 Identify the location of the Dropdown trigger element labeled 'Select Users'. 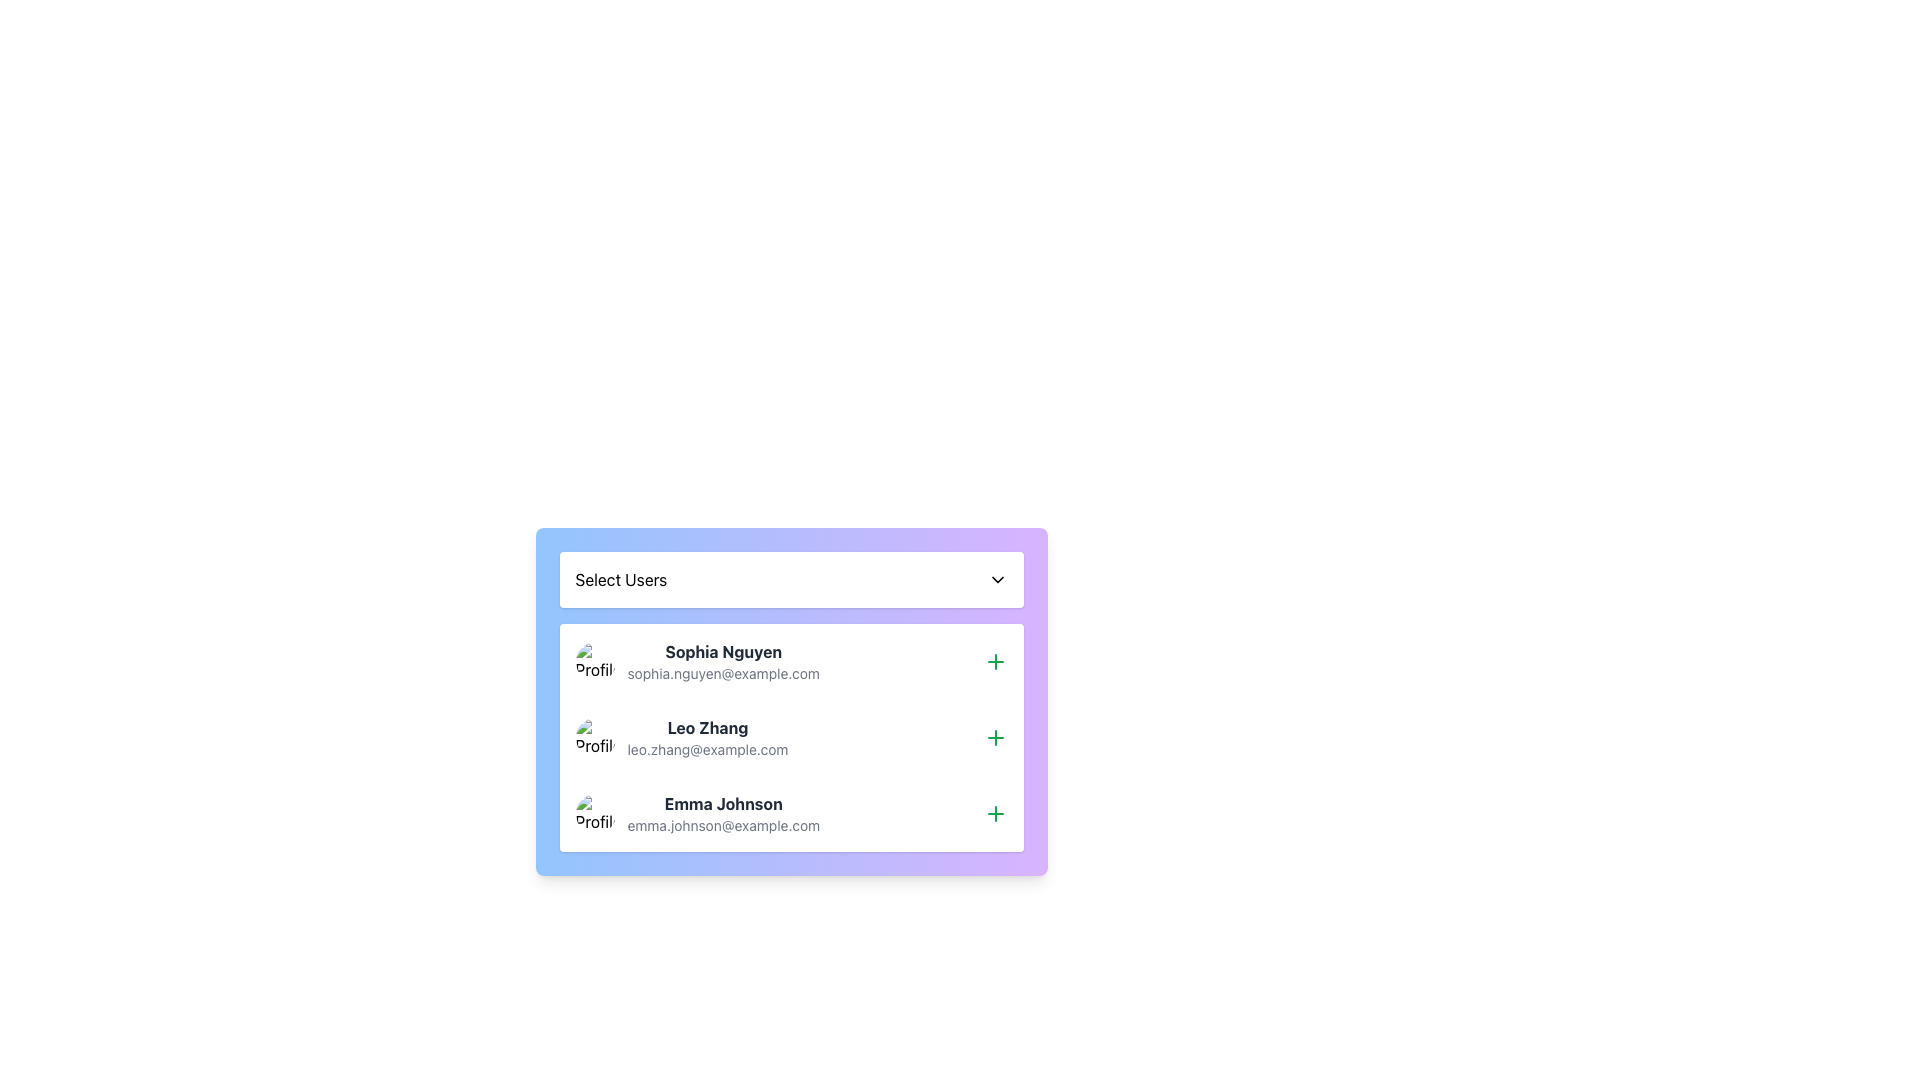
(790, 579).